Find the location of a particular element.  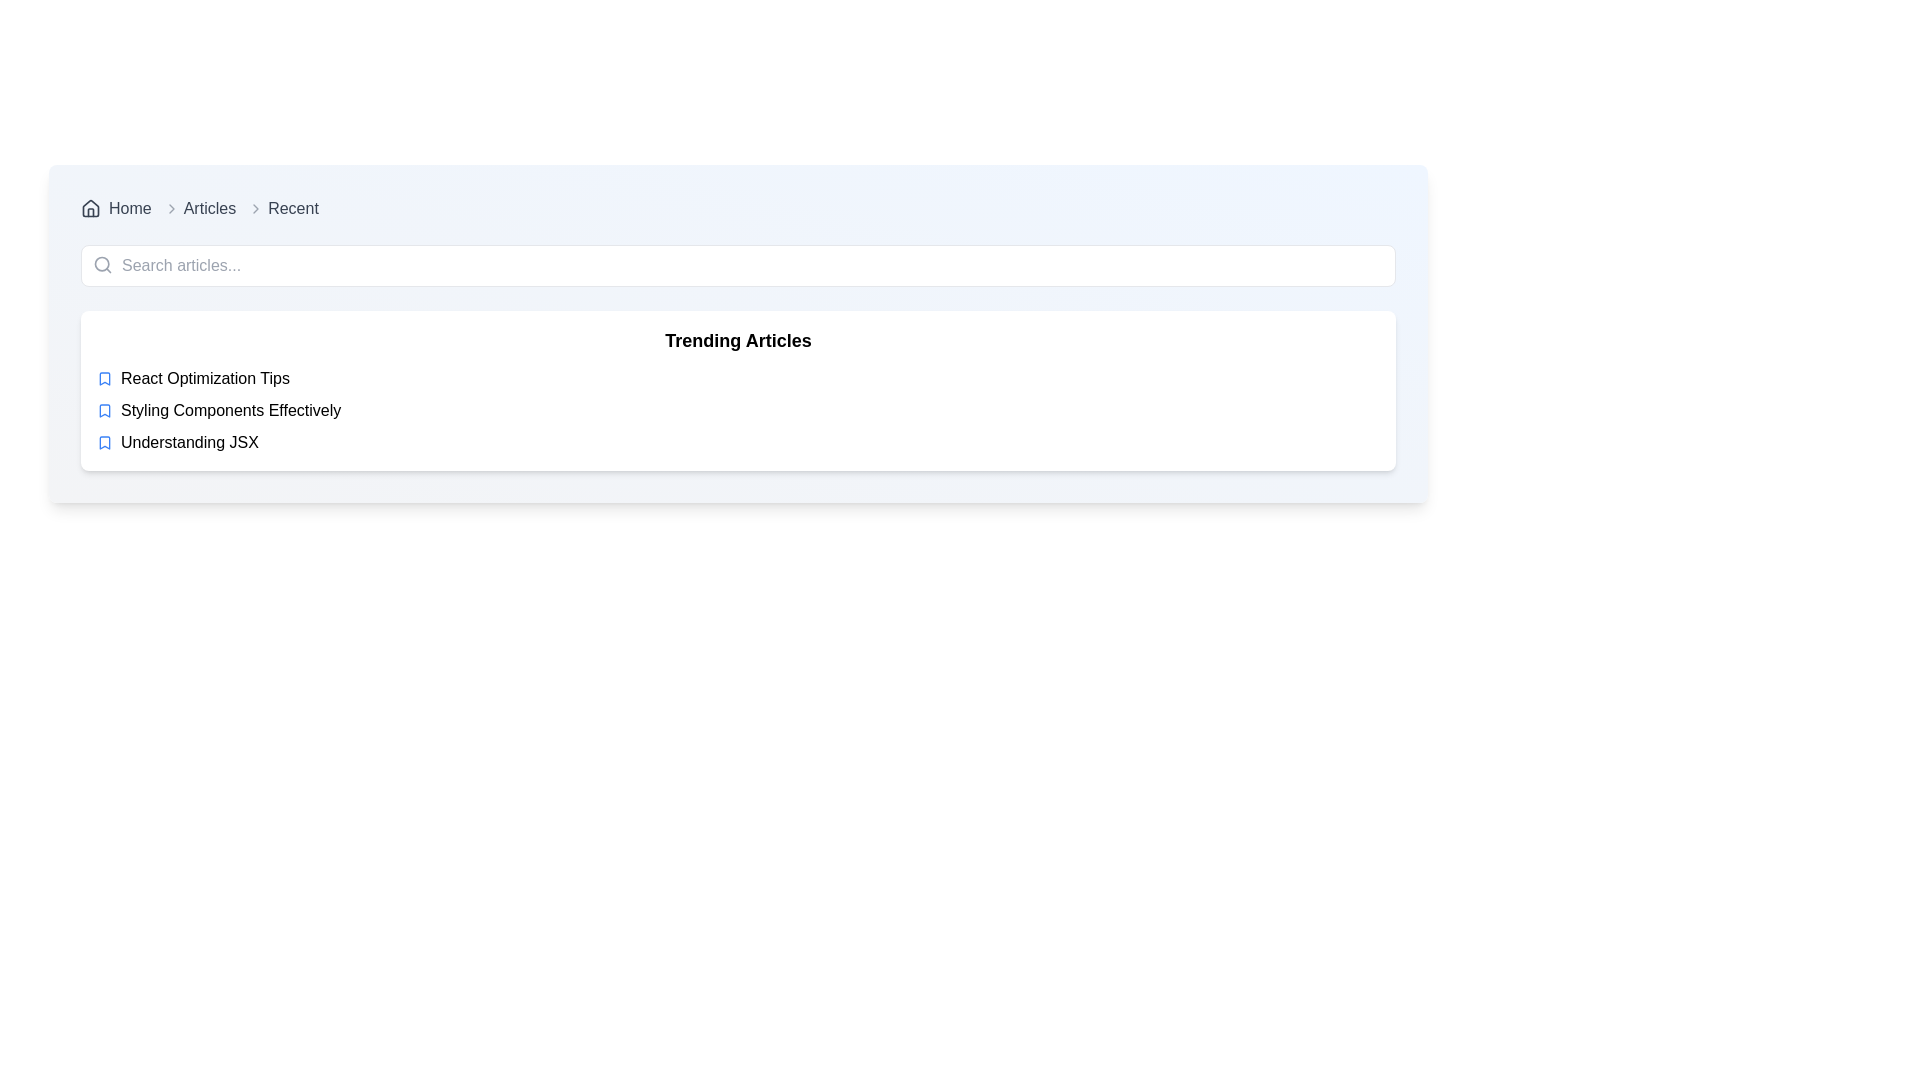

the text-based hyperlink located in the breadcrumb navigation bar, positioned between the 'Home' and 'Recent' links is located at coordinates (209, 208).